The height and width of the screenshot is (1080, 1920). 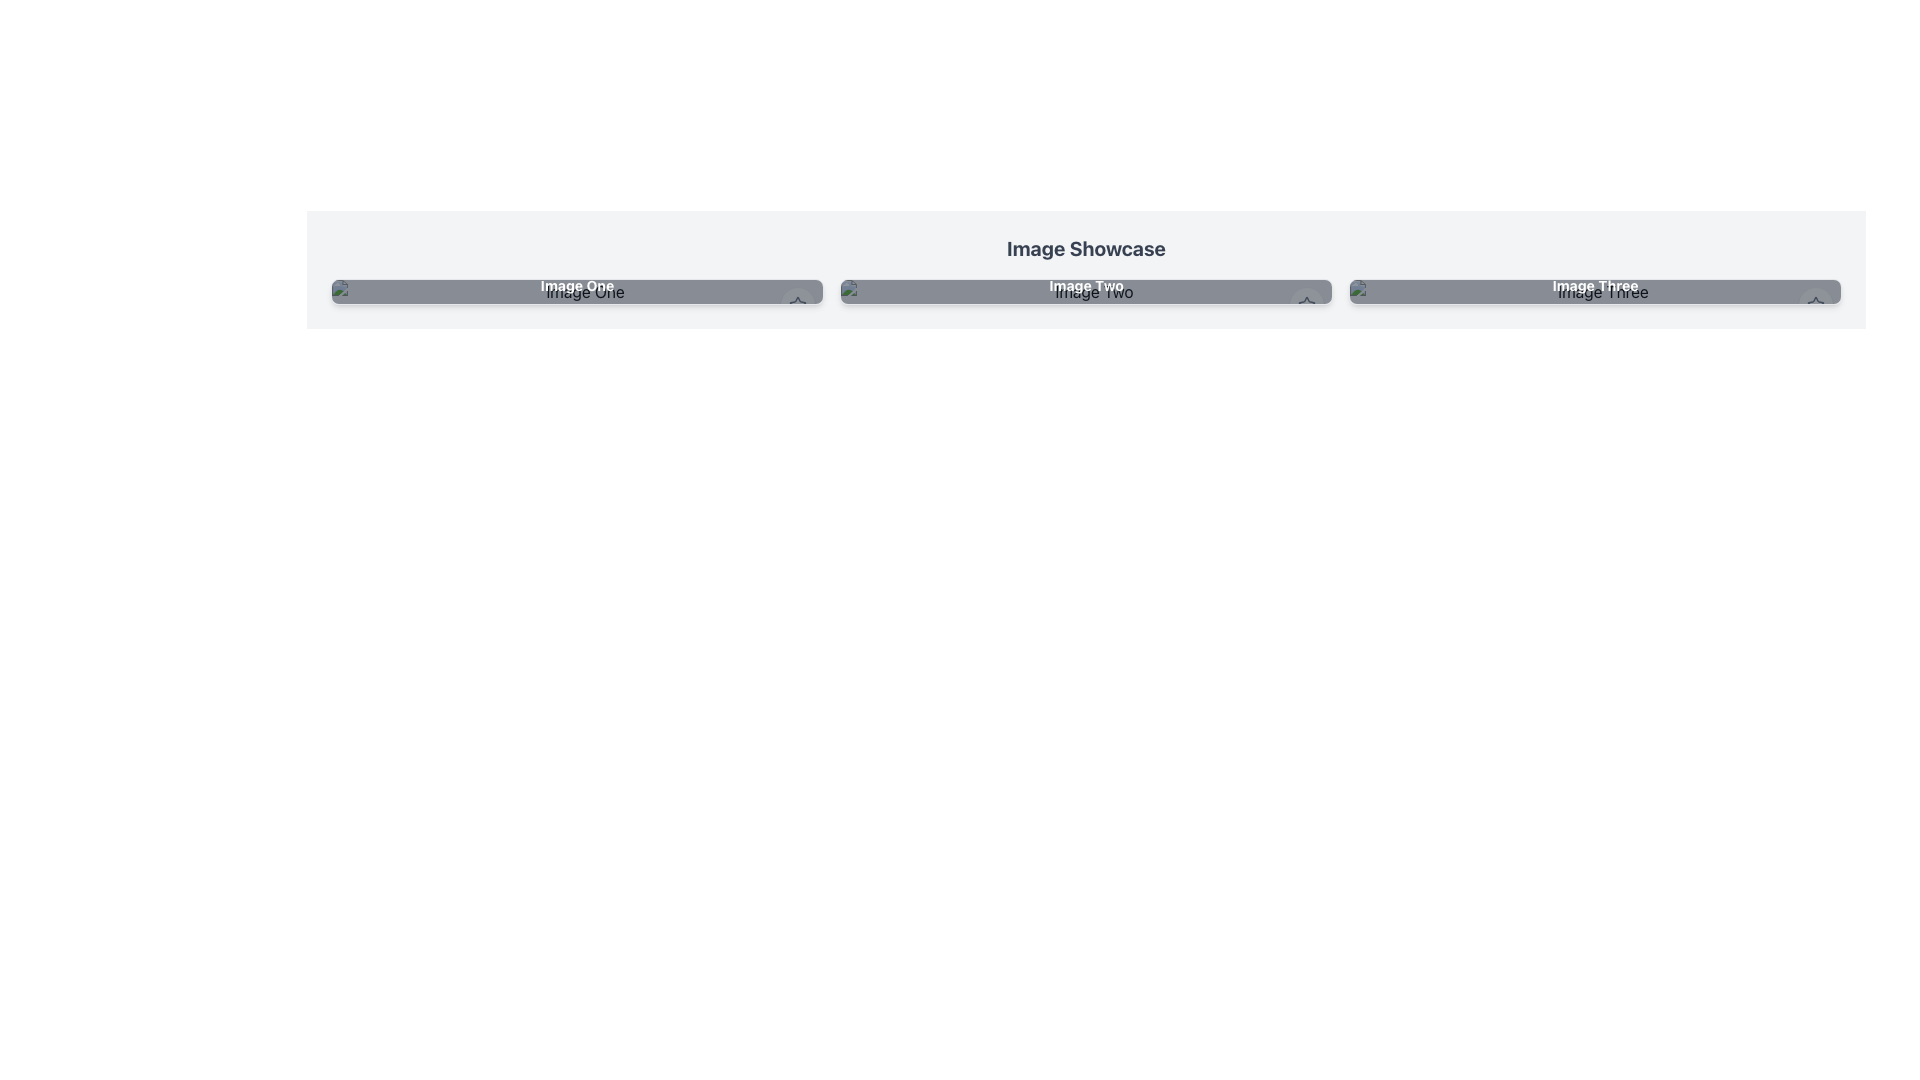 What do you see at coordinates (1306, 304) in the screenshot?
I see `the inactive star-shaped Interactive Icon located to the right side of the 'Image Two' showcase section within a circular button` at bounding box center [1306, 304].